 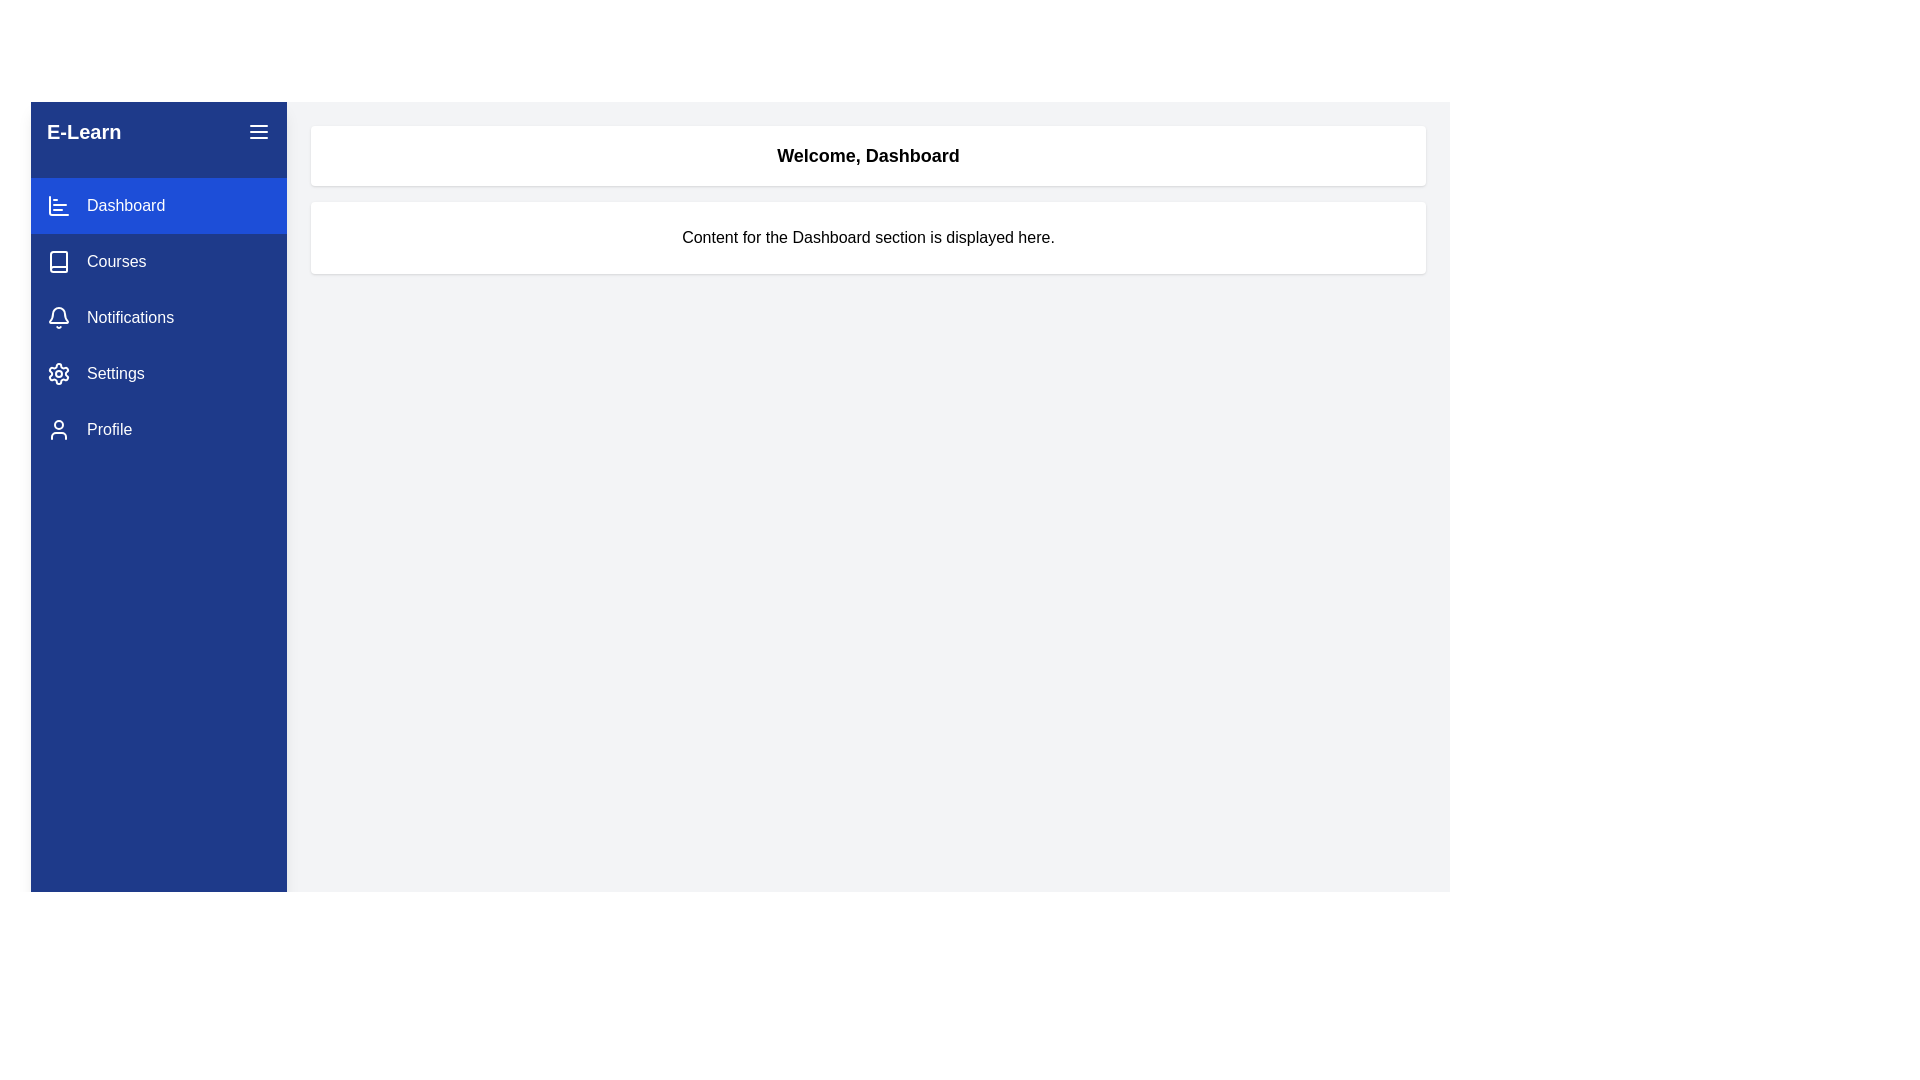 What do you see at coordinates (157, 374) in the screenshot?
I see `the 'Settings' navigation menu item` at bounding box center [157, 374].